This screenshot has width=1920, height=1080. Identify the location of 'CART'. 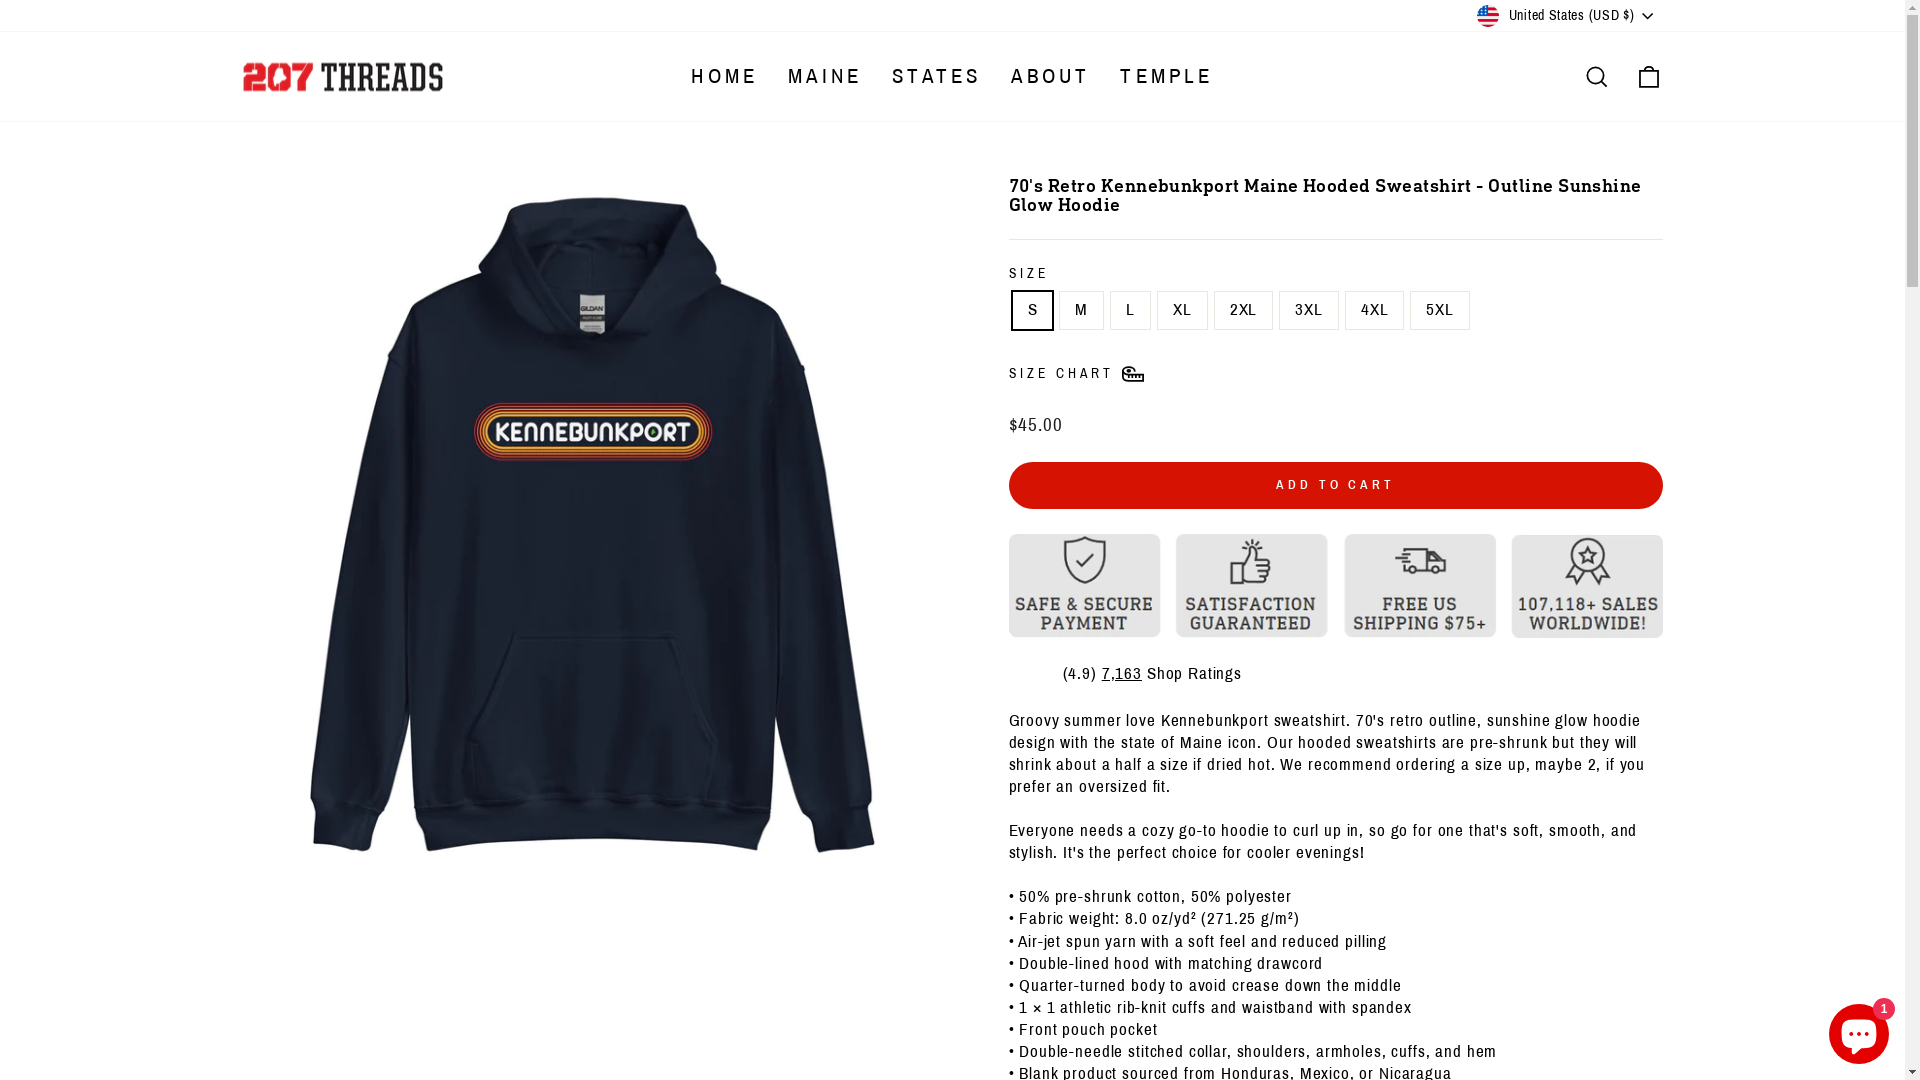
(1647, 75).